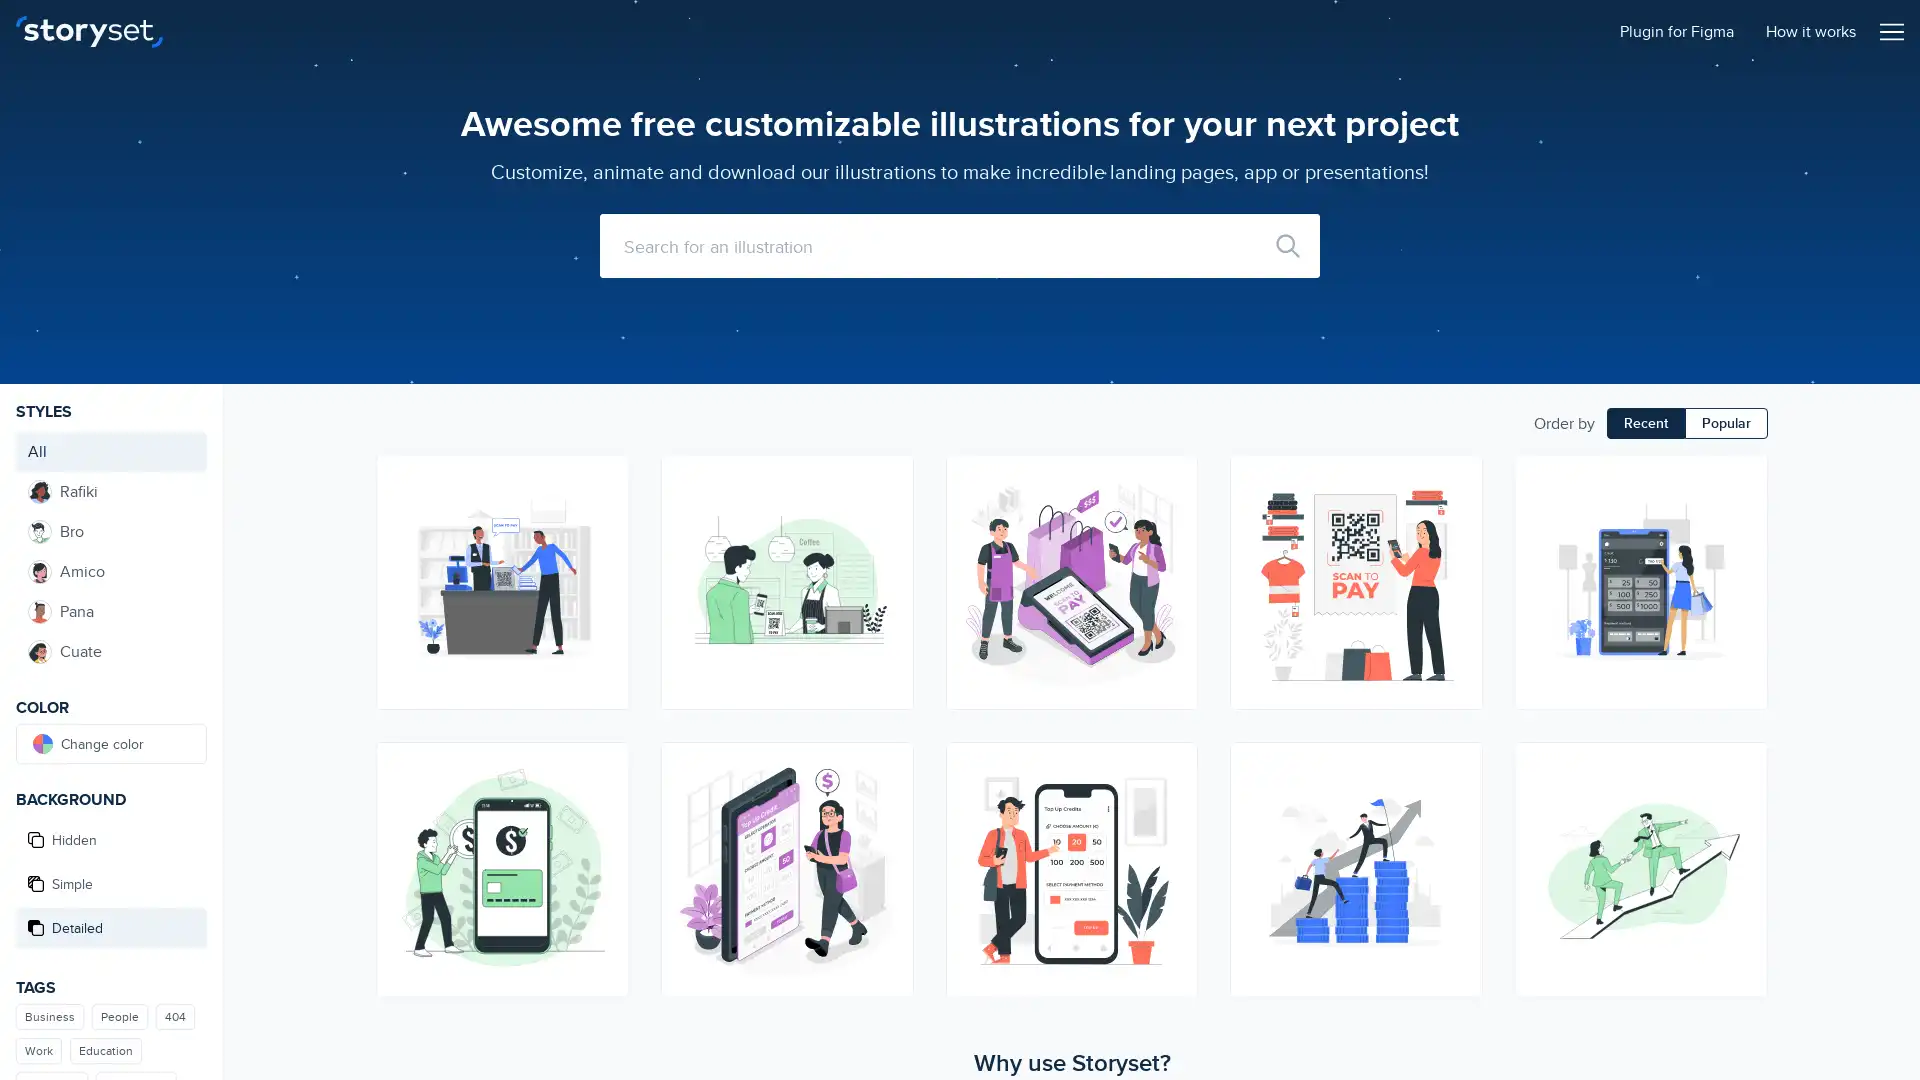  What do you see at coordinates (1741, 479) in the screenshot?
I see `wand icon Animate` at bounding box center [1741, 479].